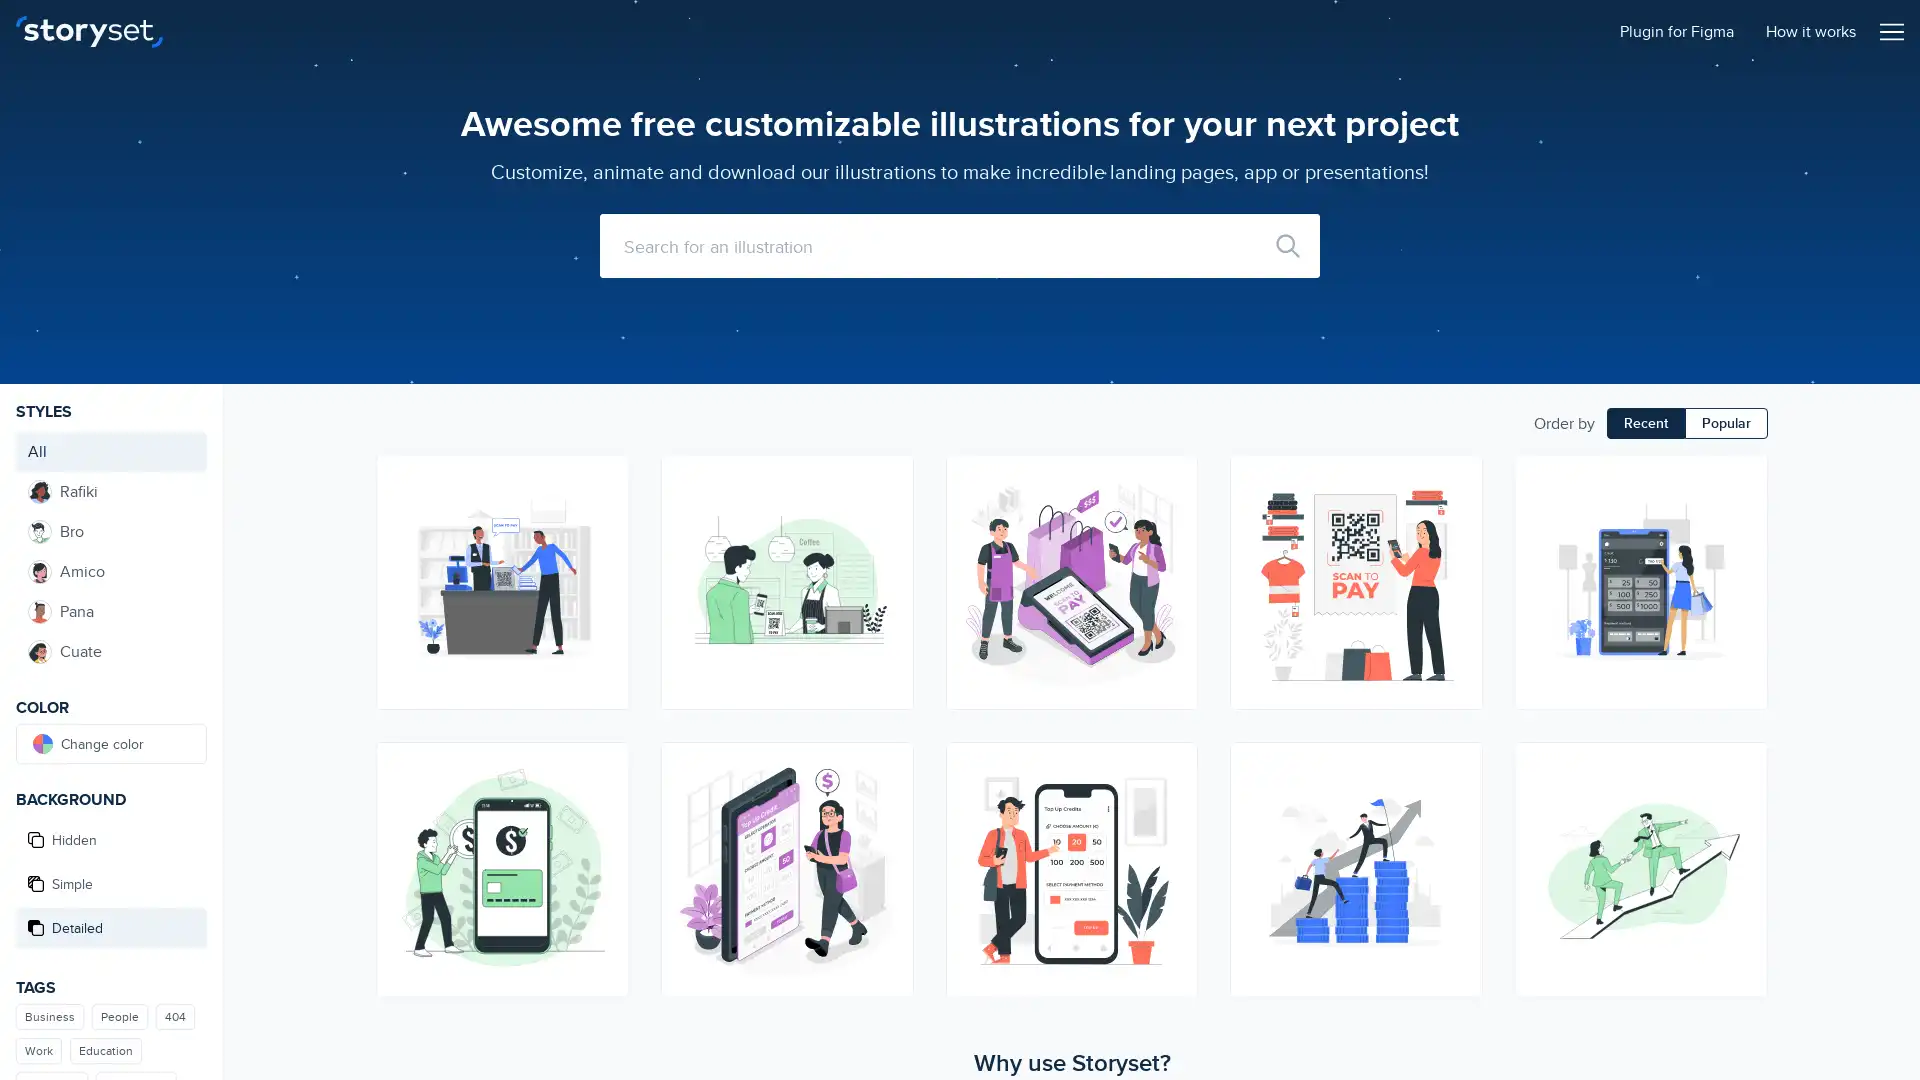  What do you see at coordinates (1741, 479) in the screenshot?
I see `wand icon Animate` at bounding box center [1741, 479].